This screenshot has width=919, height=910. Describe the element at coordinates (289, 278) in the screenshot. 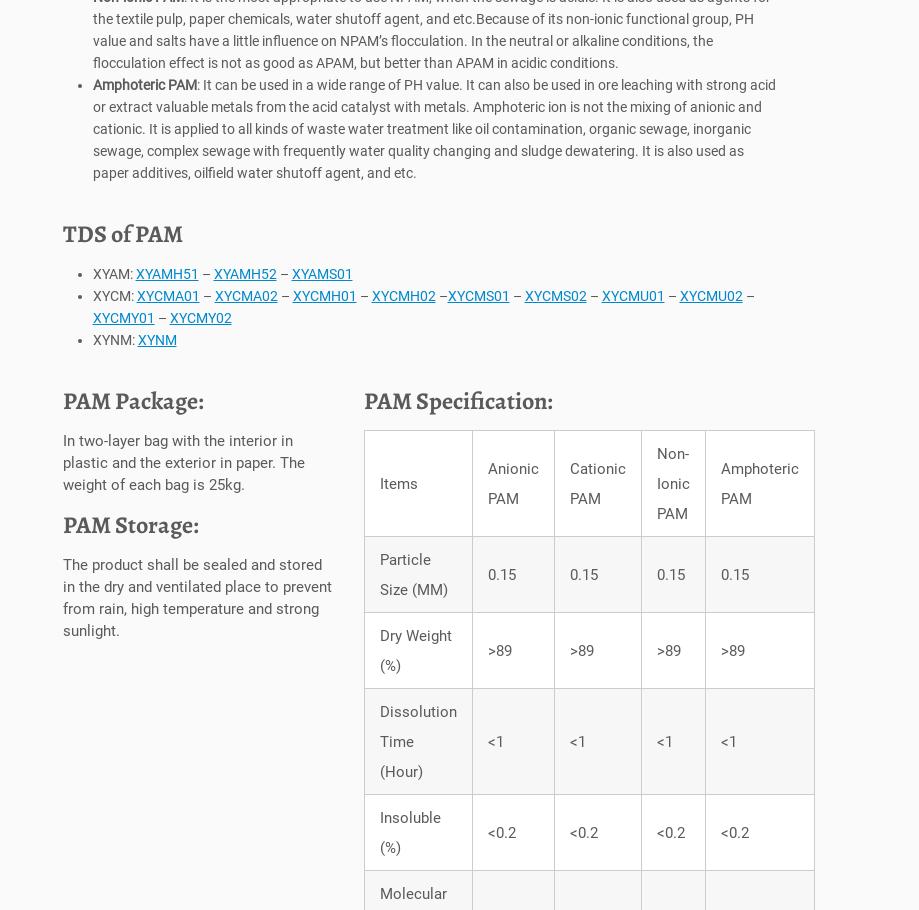

I see `'XYAMS01'` at that location.